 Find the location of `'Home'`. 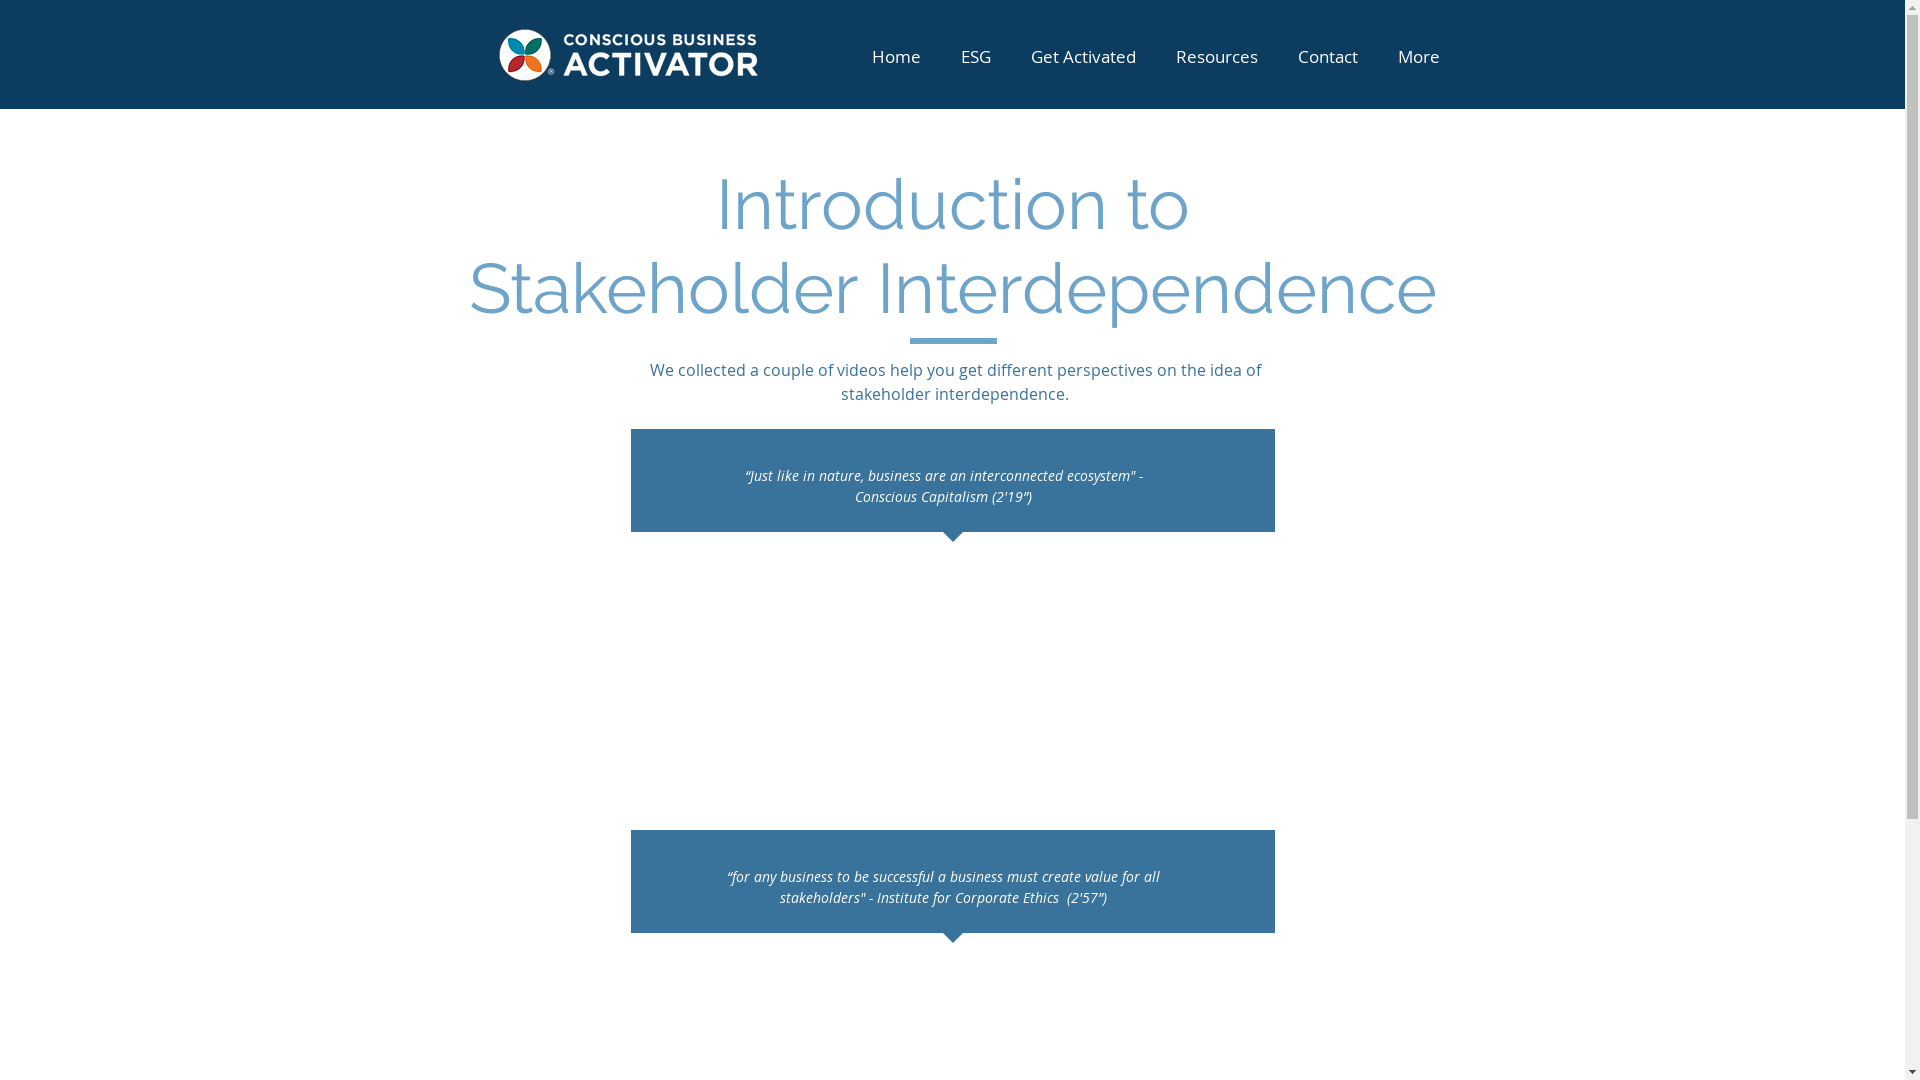

'Home' is located at coordinates (895, 55).